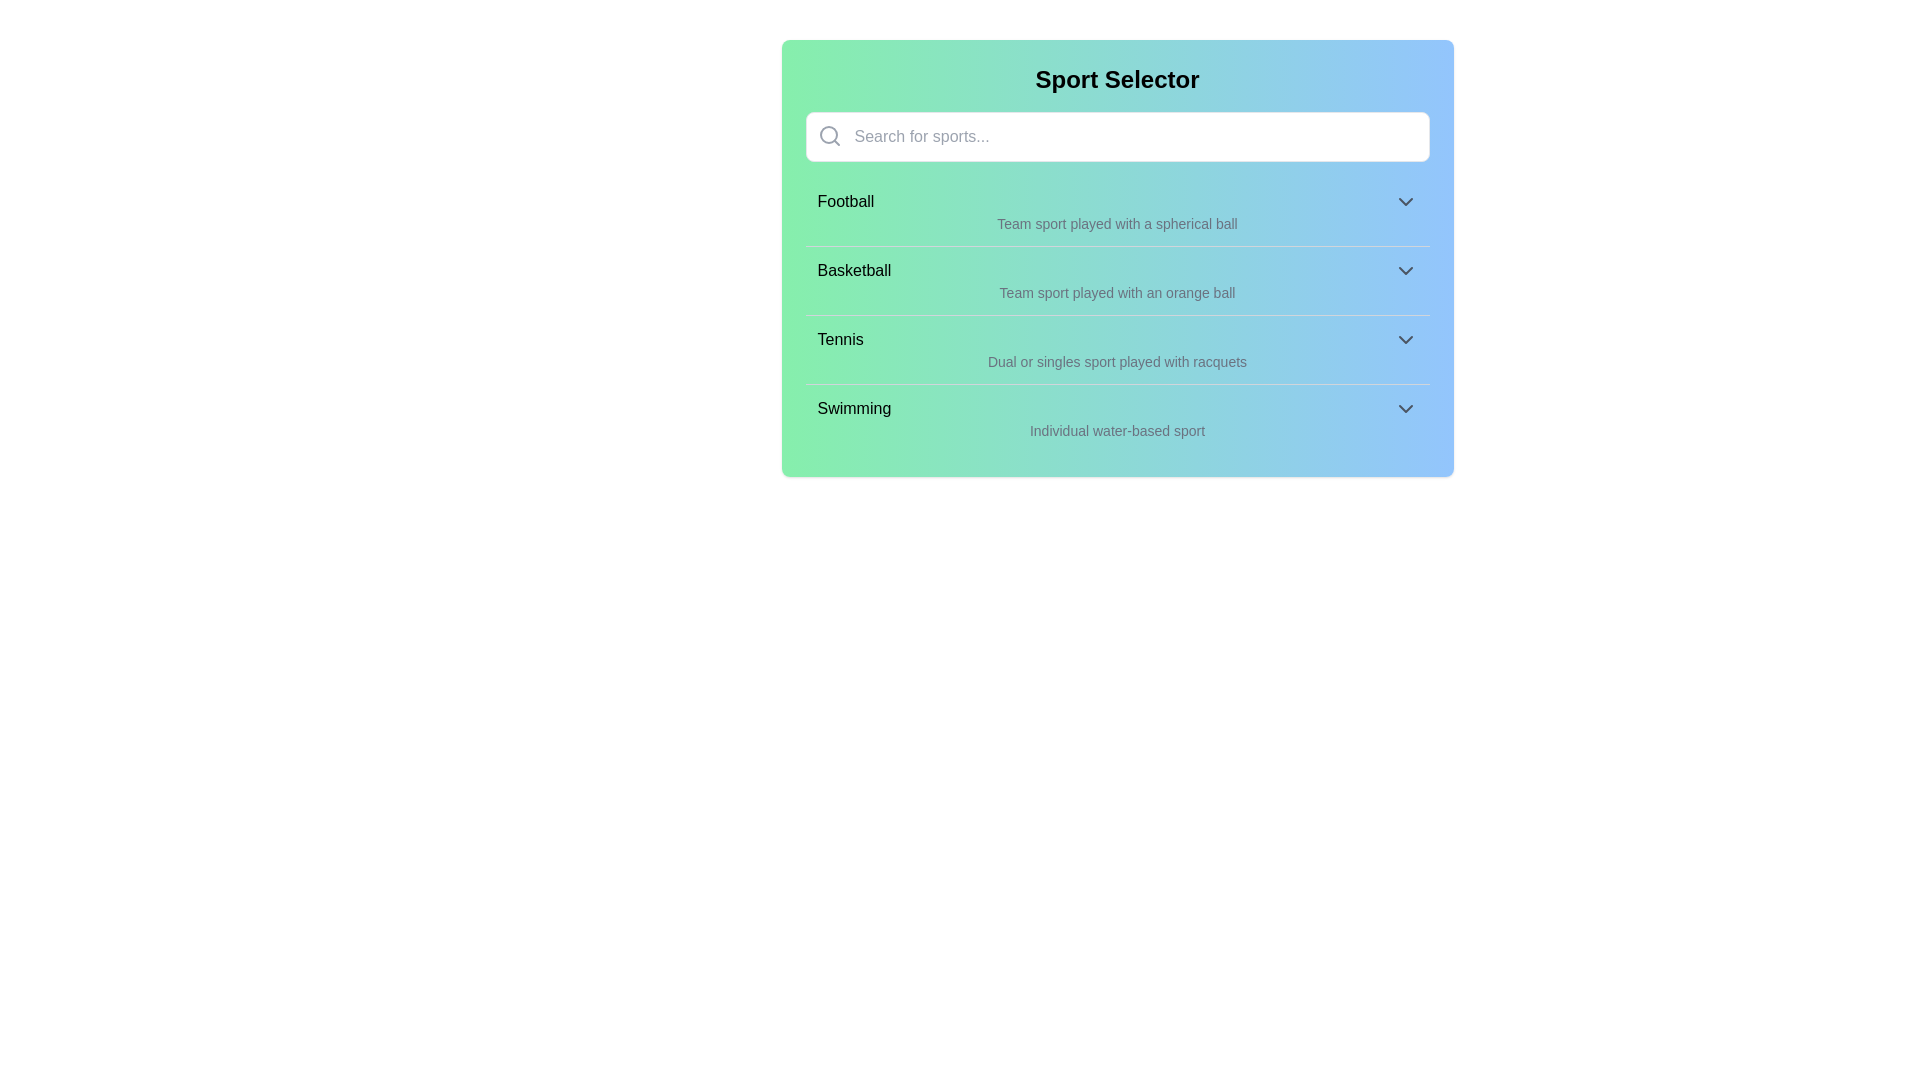 This screenshot has height=1080, width=1920. Describe the element at coordinates (845, 201) in the screenshot. I see `the 'Football' label element, which is the first item in the 'Sport Selector' vertical list` at that location.